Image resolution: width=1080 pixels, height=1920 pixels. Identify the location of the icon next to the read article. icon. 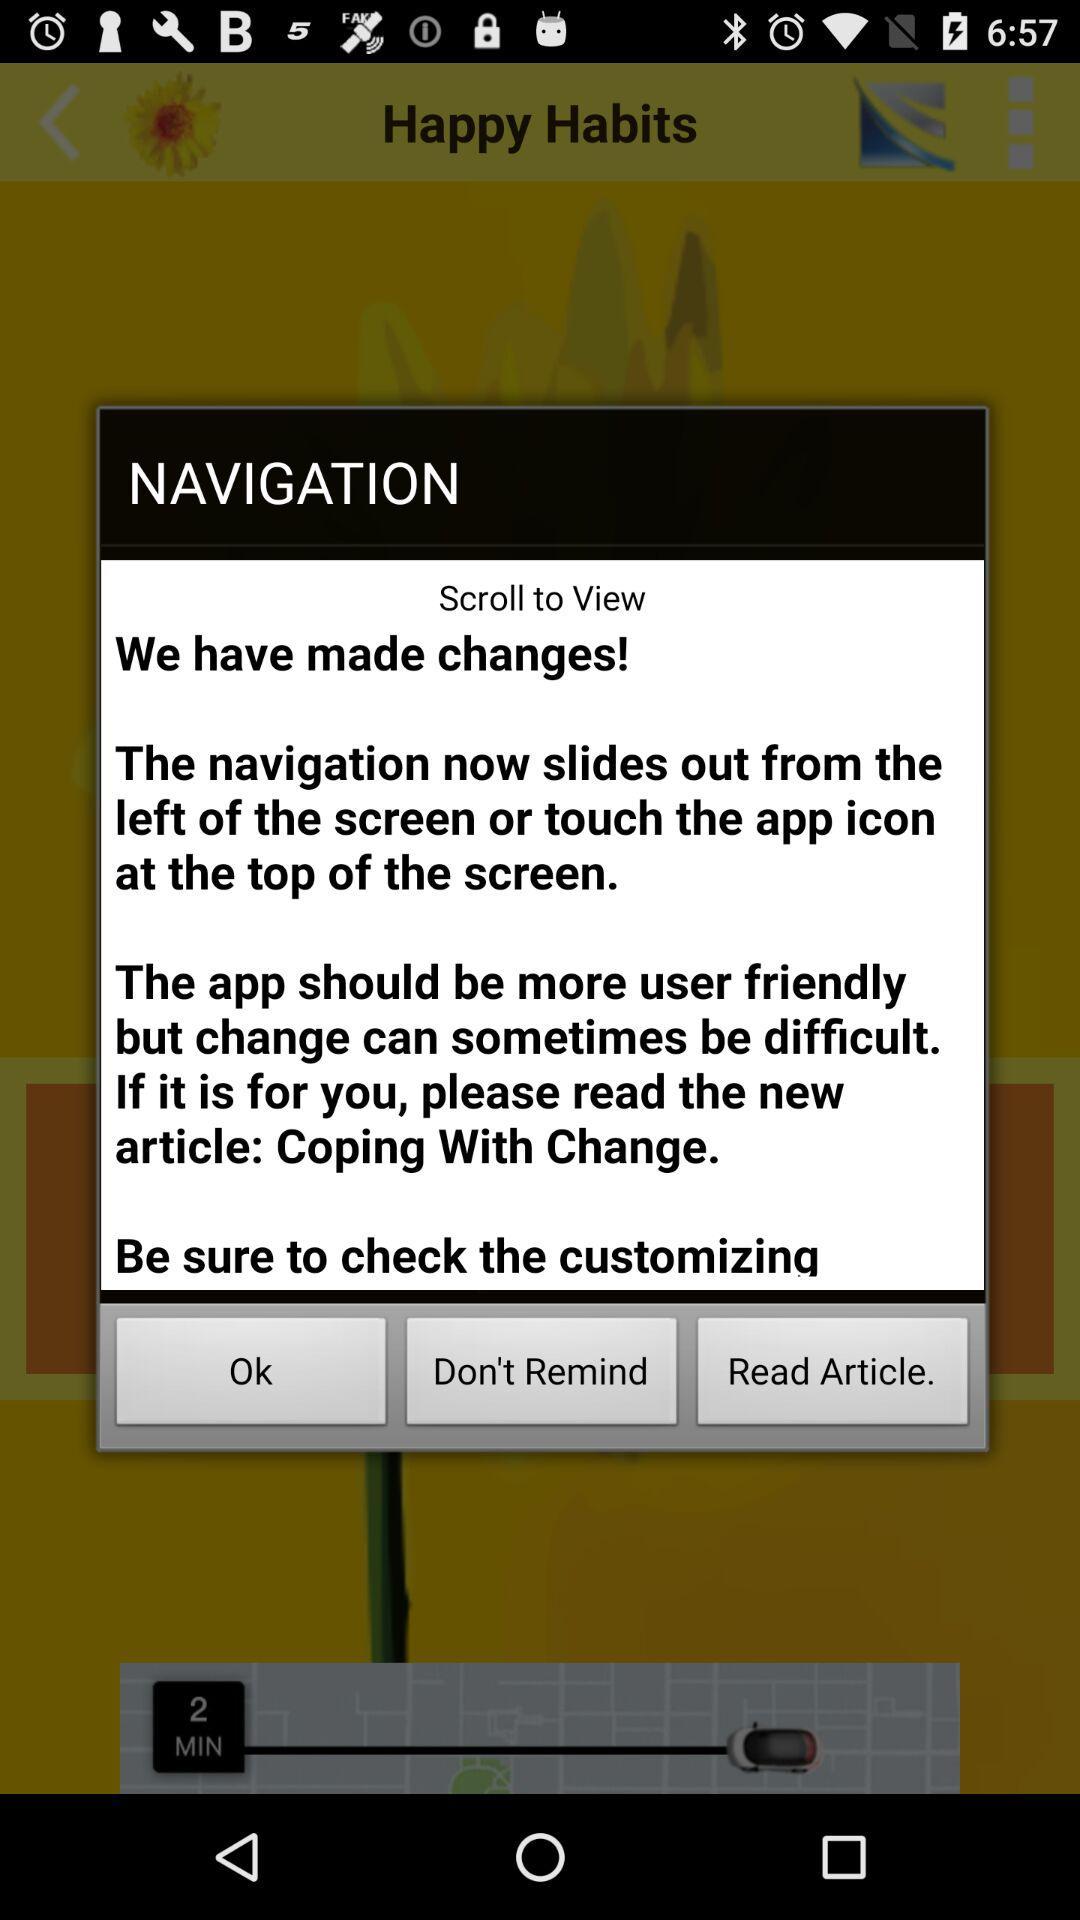
(542, 1376).